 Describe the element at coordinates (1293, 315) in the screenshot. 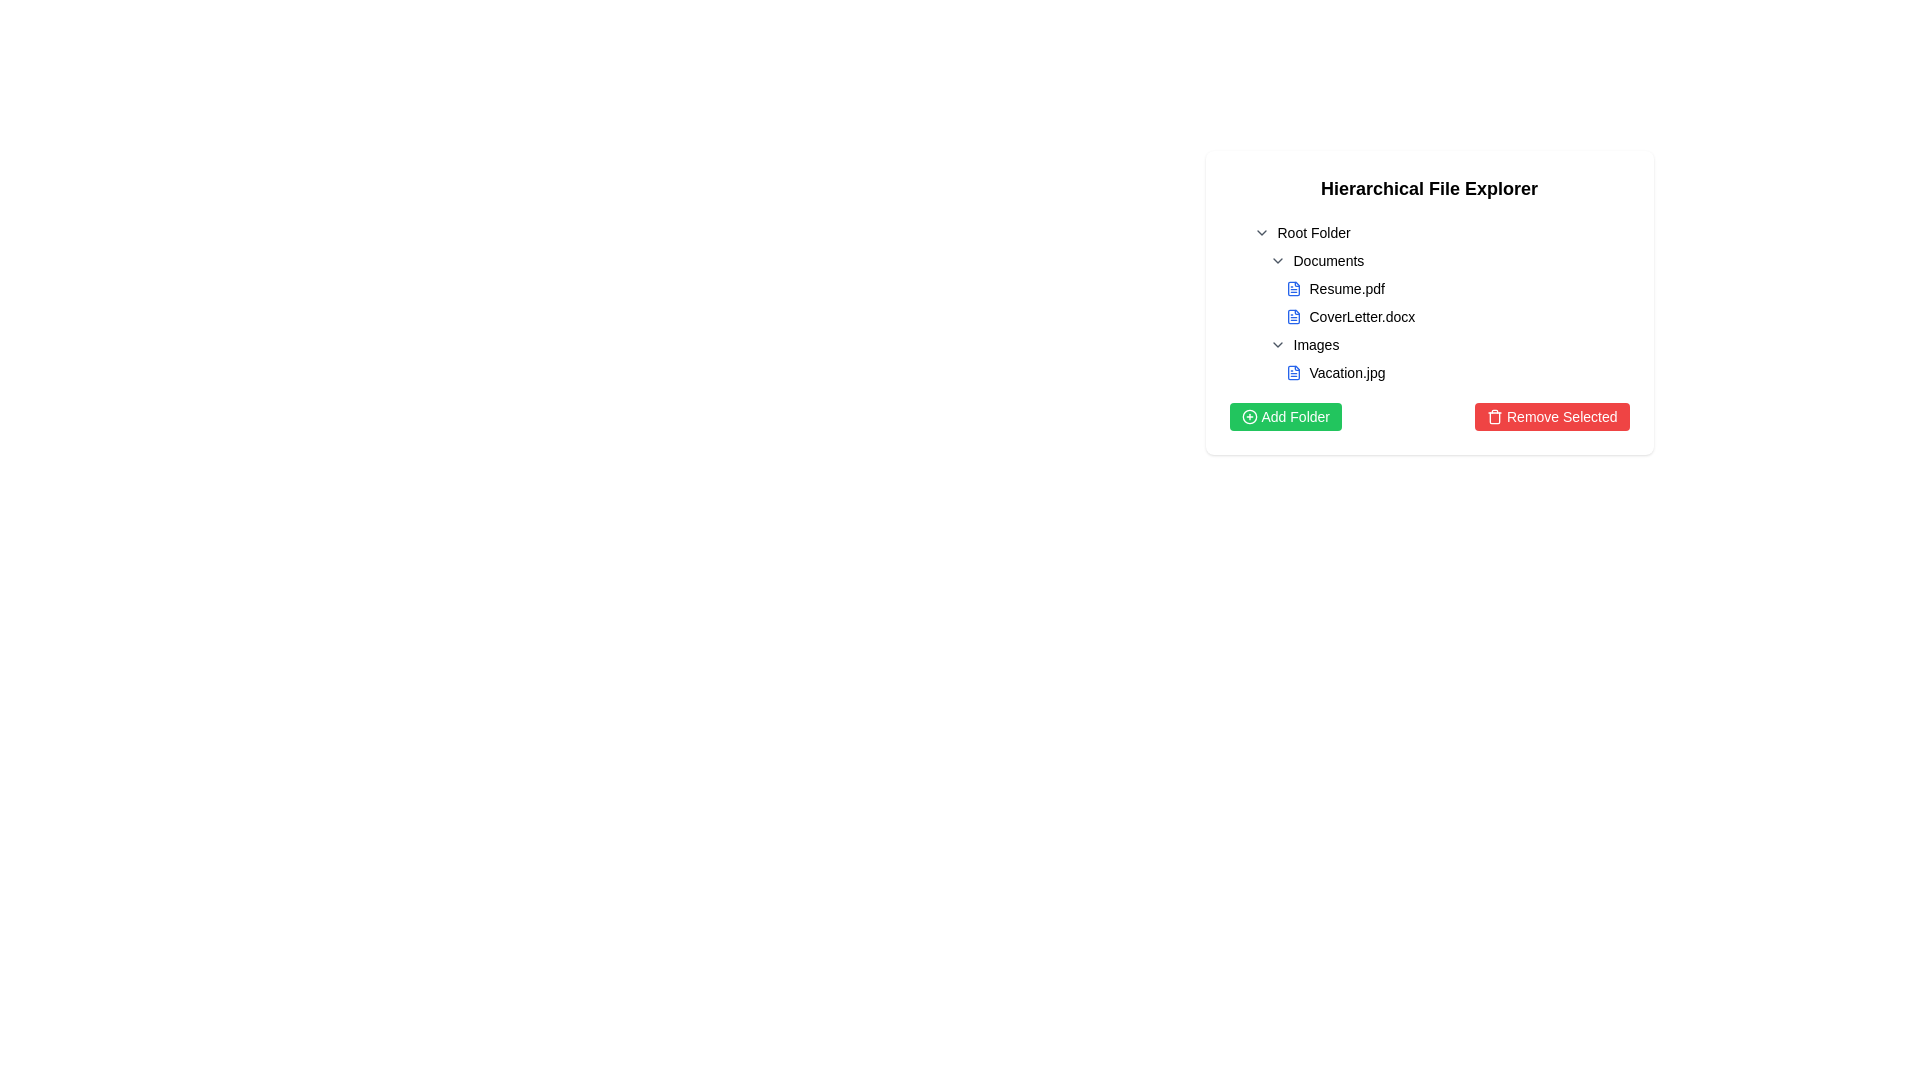

I see `the document icon in the hierarchical file explorer interface, which is a blue outlined SVG element resembling a document sheet` at that location.